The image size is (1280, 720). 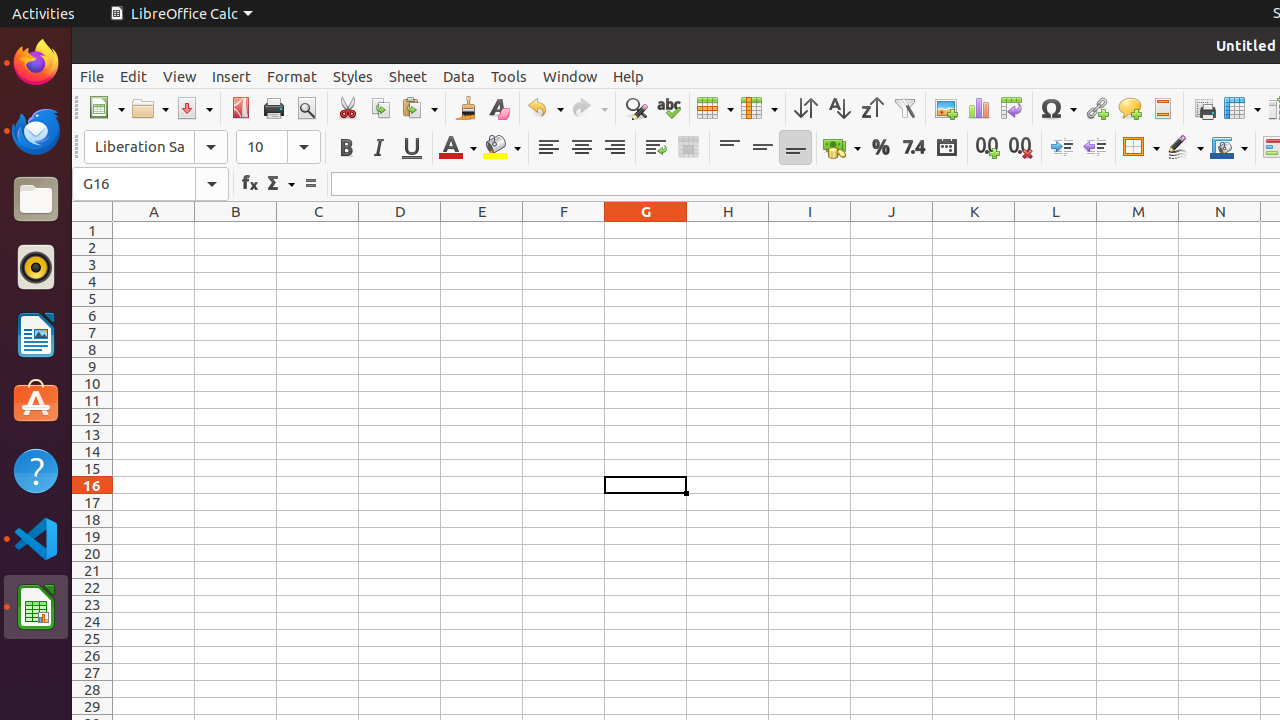 What do you see at coordinates (794, 146) in the screenshot?
I see `'Align Bottom'` at bounding box center [794, 146].